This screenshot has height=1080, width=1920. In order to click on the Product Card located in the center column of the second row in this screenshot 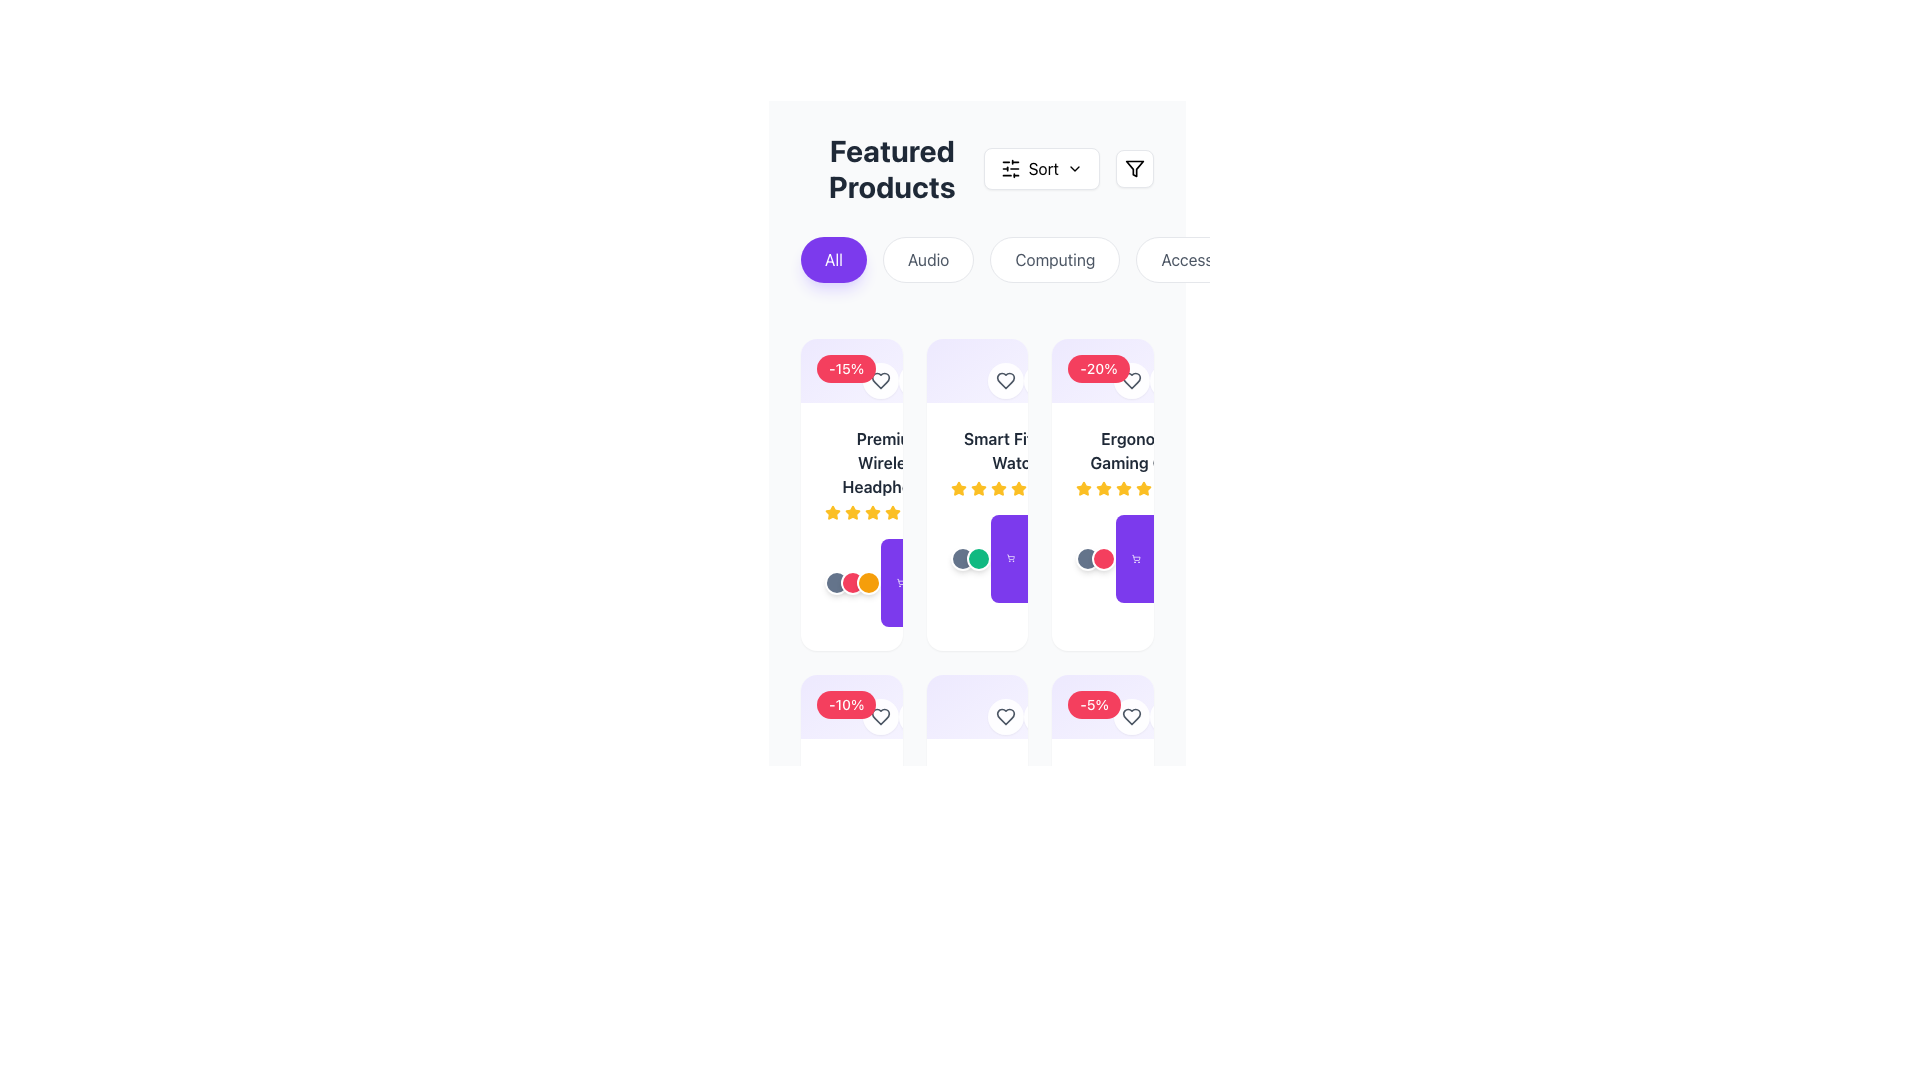, I will do `click(977, 514)`.